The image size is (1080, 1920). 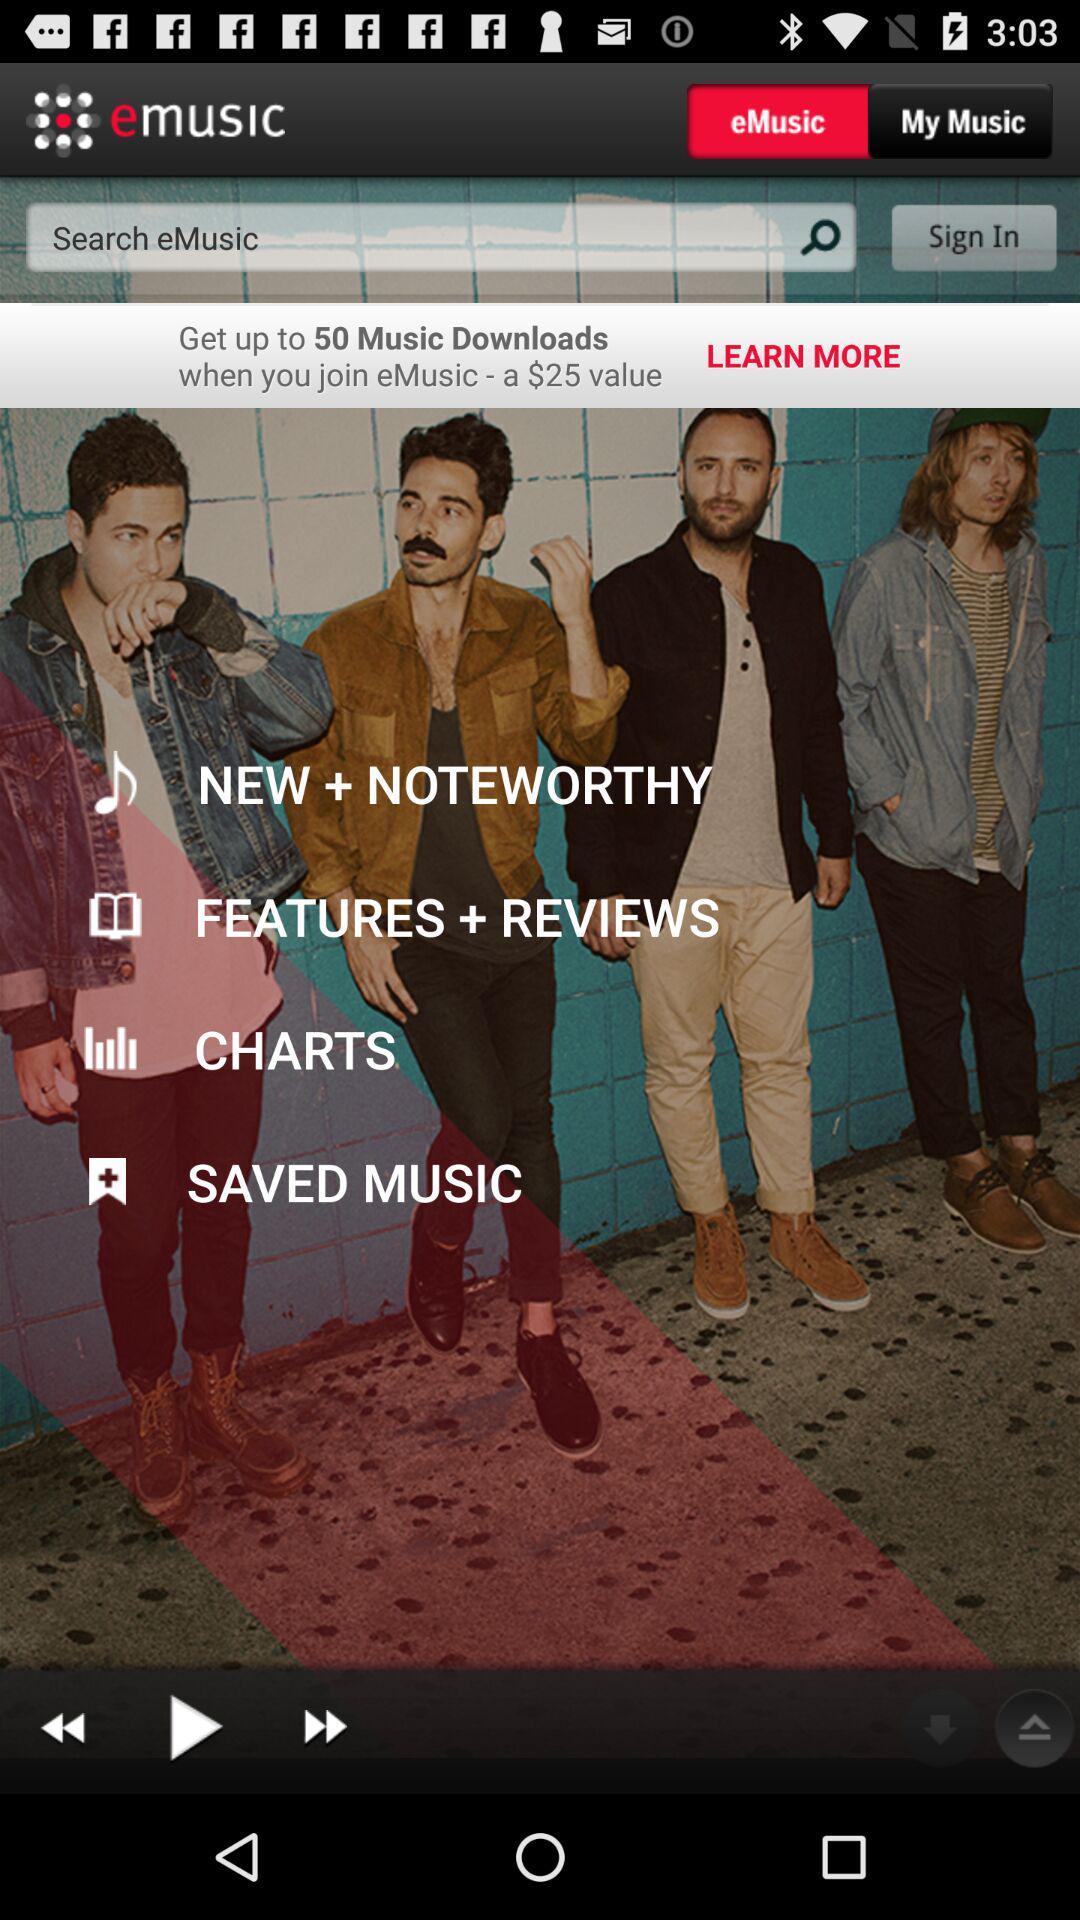 I want to click on the play icon, so click(x=194, y=1849).